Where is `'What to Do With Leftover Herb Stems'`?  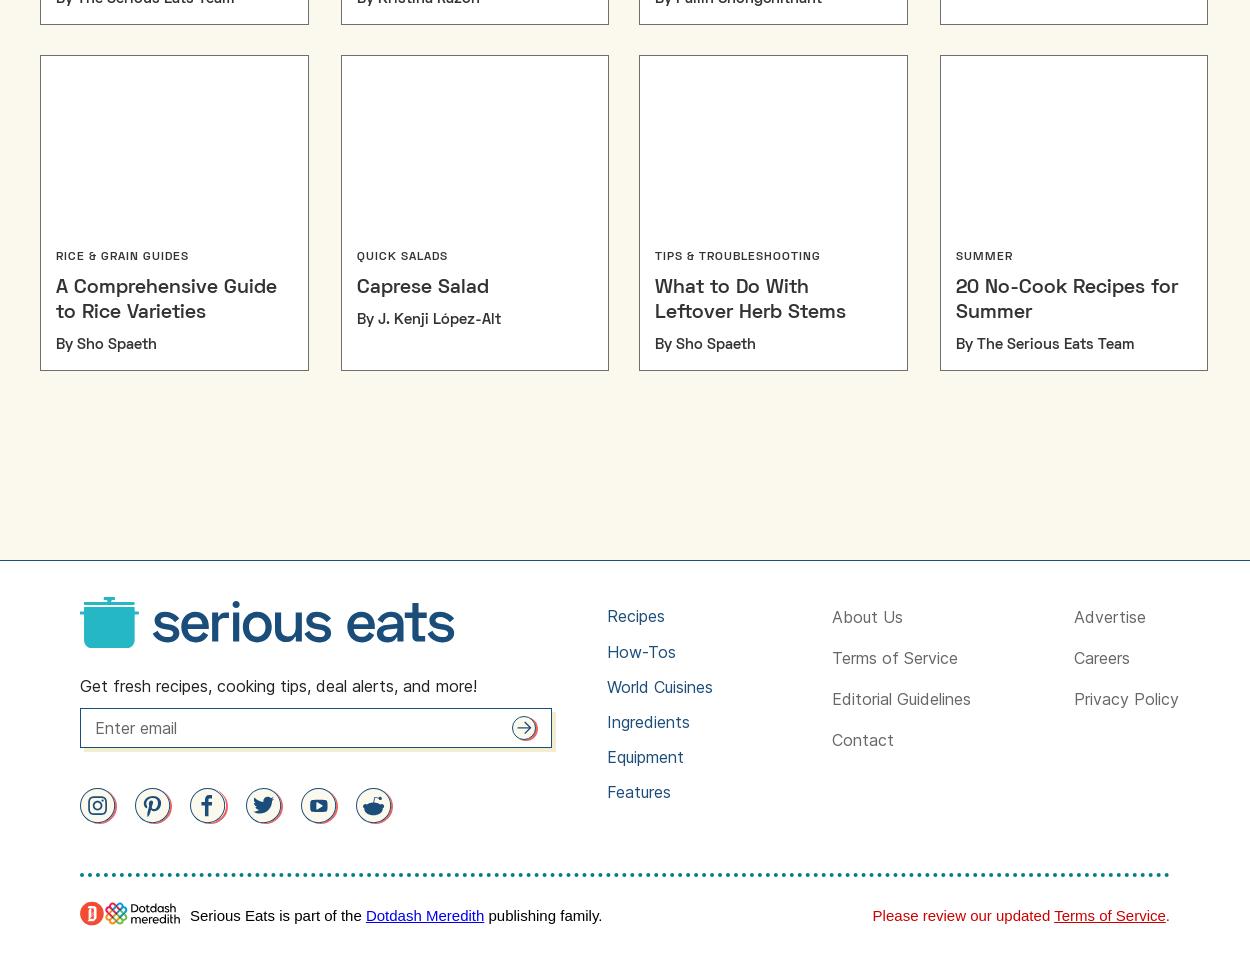
'What to Do With Leftover Herb Stems' is located at coordinates (750, 299).